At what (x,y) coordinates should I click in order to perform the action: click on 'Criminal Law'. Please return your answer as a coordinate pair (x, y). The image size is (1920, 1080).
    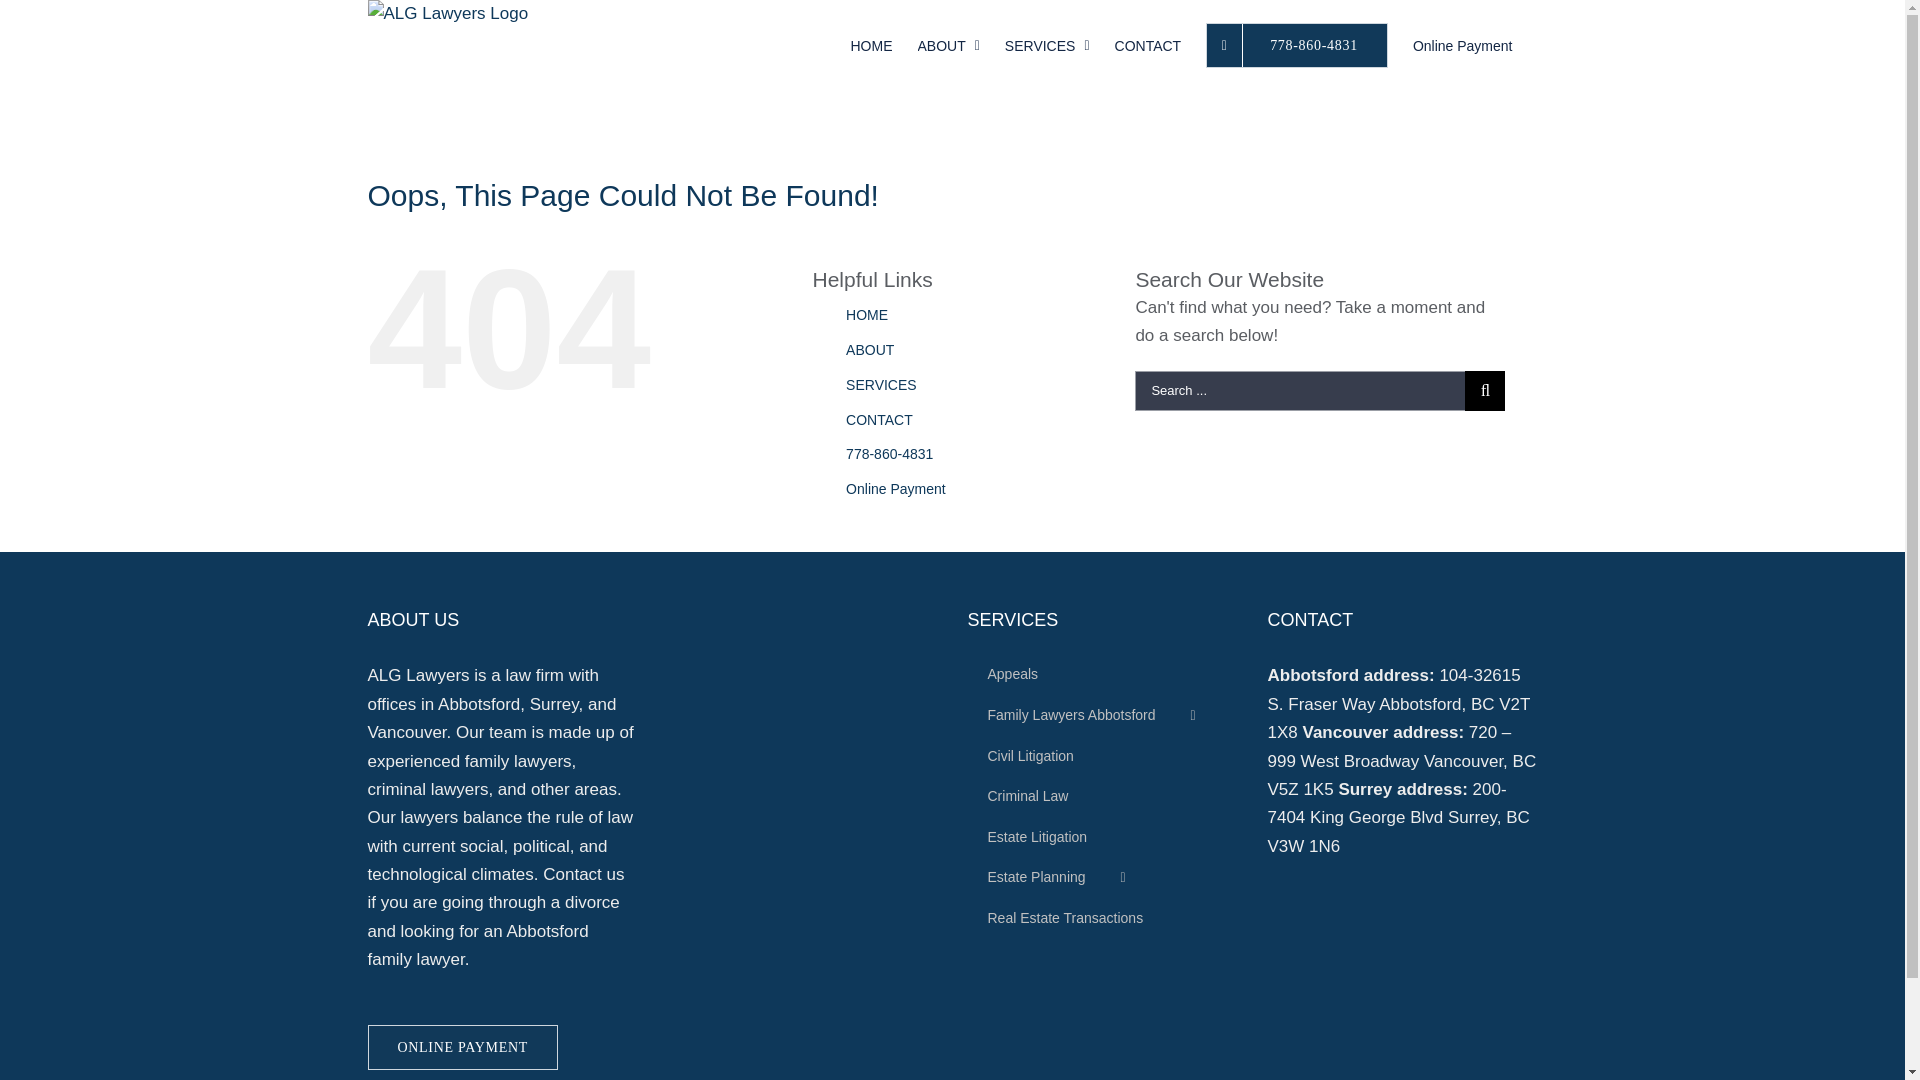
    Looking at the image, I should click on (968, 796).